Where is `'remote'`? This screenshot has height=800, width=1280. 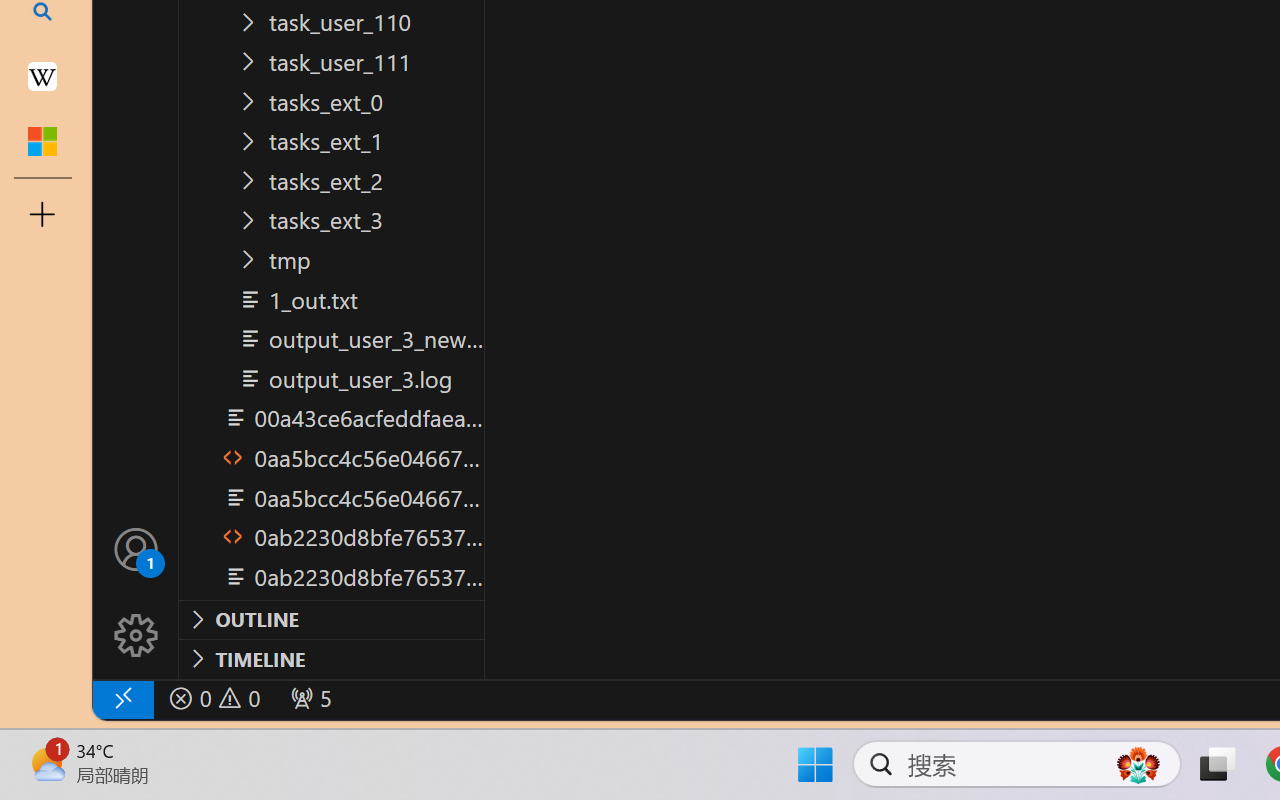 'remote' is located at coordinates (121, 698).